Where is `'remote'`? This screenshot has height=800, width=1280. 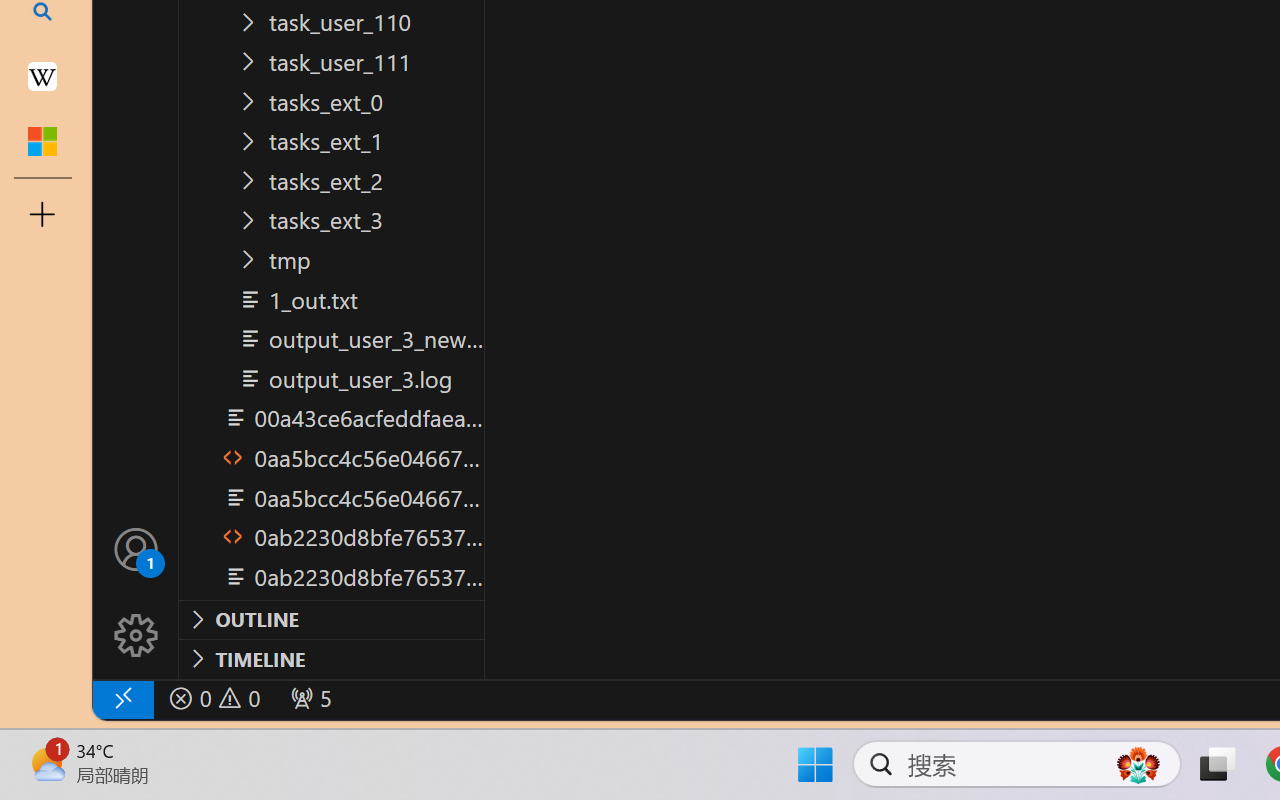 'remote' is located at coordinates (121, 698).